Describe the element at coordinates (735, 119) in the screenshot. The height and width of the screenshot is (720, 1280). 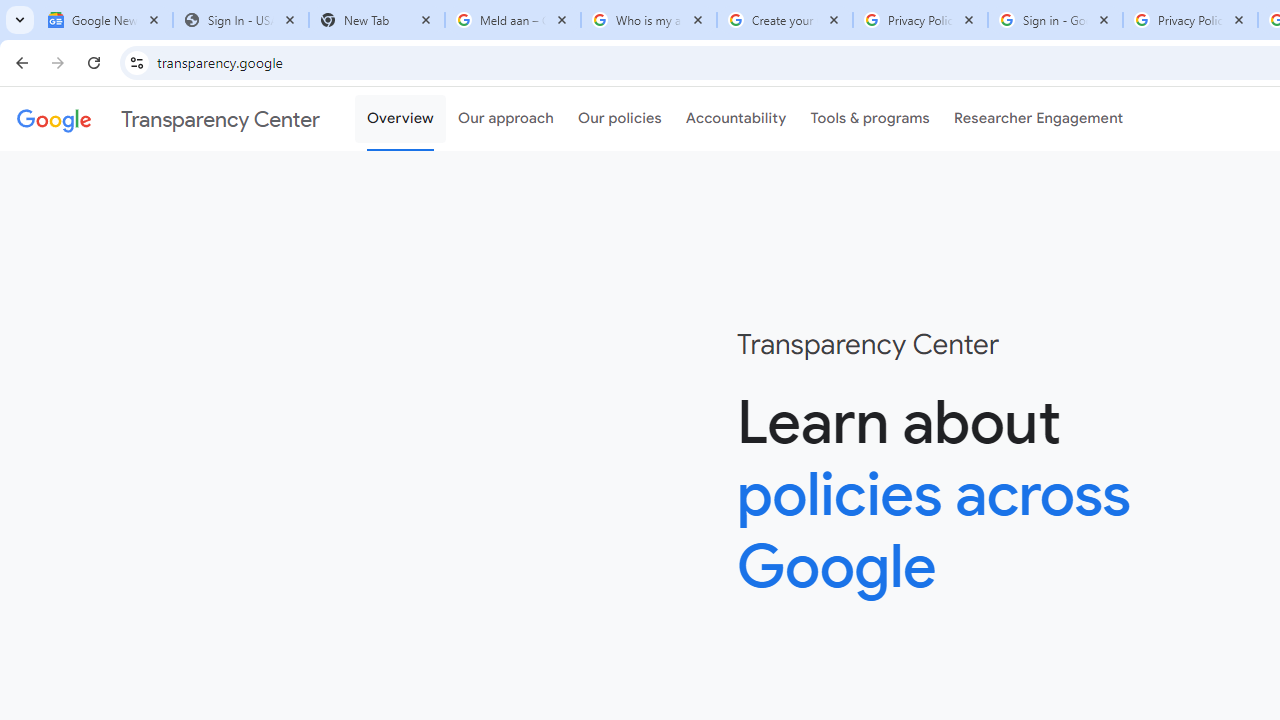
I see `'Accountability'` at that location.